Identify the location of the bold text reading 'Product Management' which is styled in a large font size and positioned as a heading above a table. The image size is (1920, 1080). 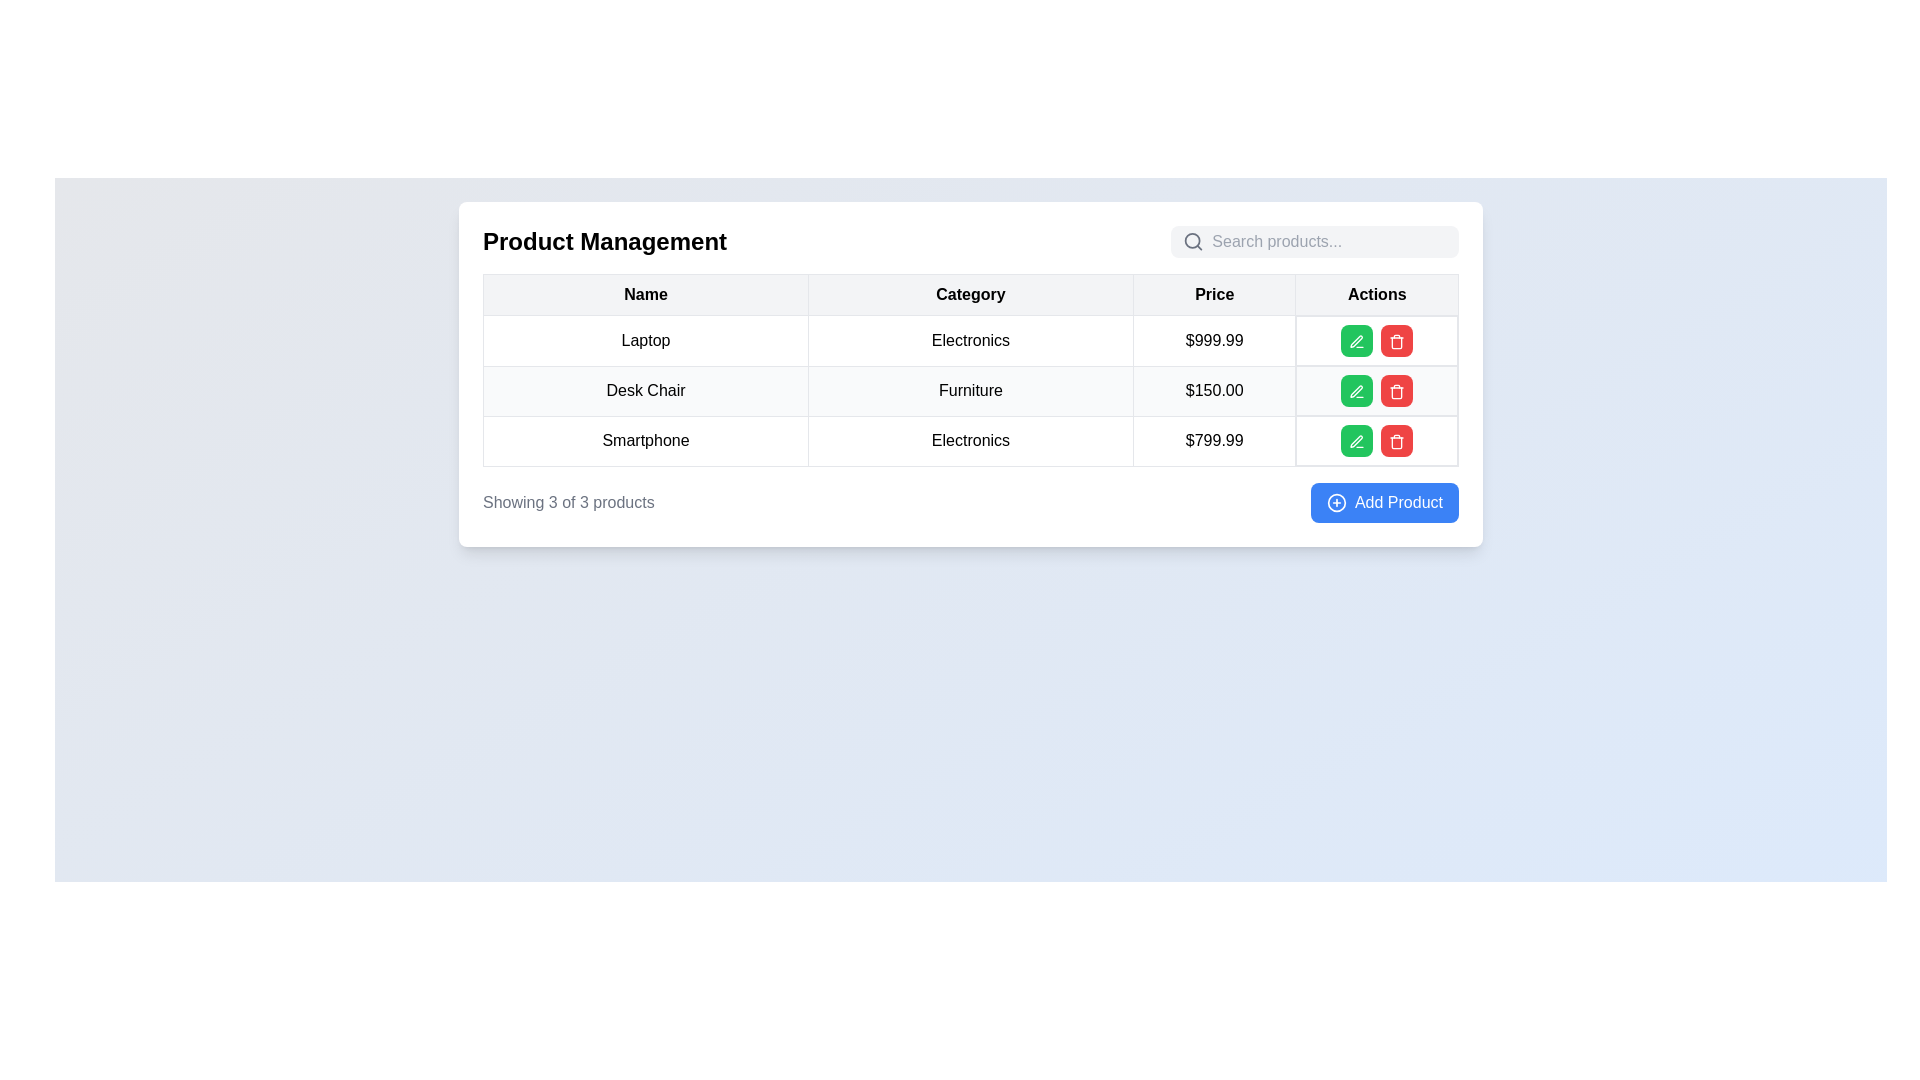
(603, 241).